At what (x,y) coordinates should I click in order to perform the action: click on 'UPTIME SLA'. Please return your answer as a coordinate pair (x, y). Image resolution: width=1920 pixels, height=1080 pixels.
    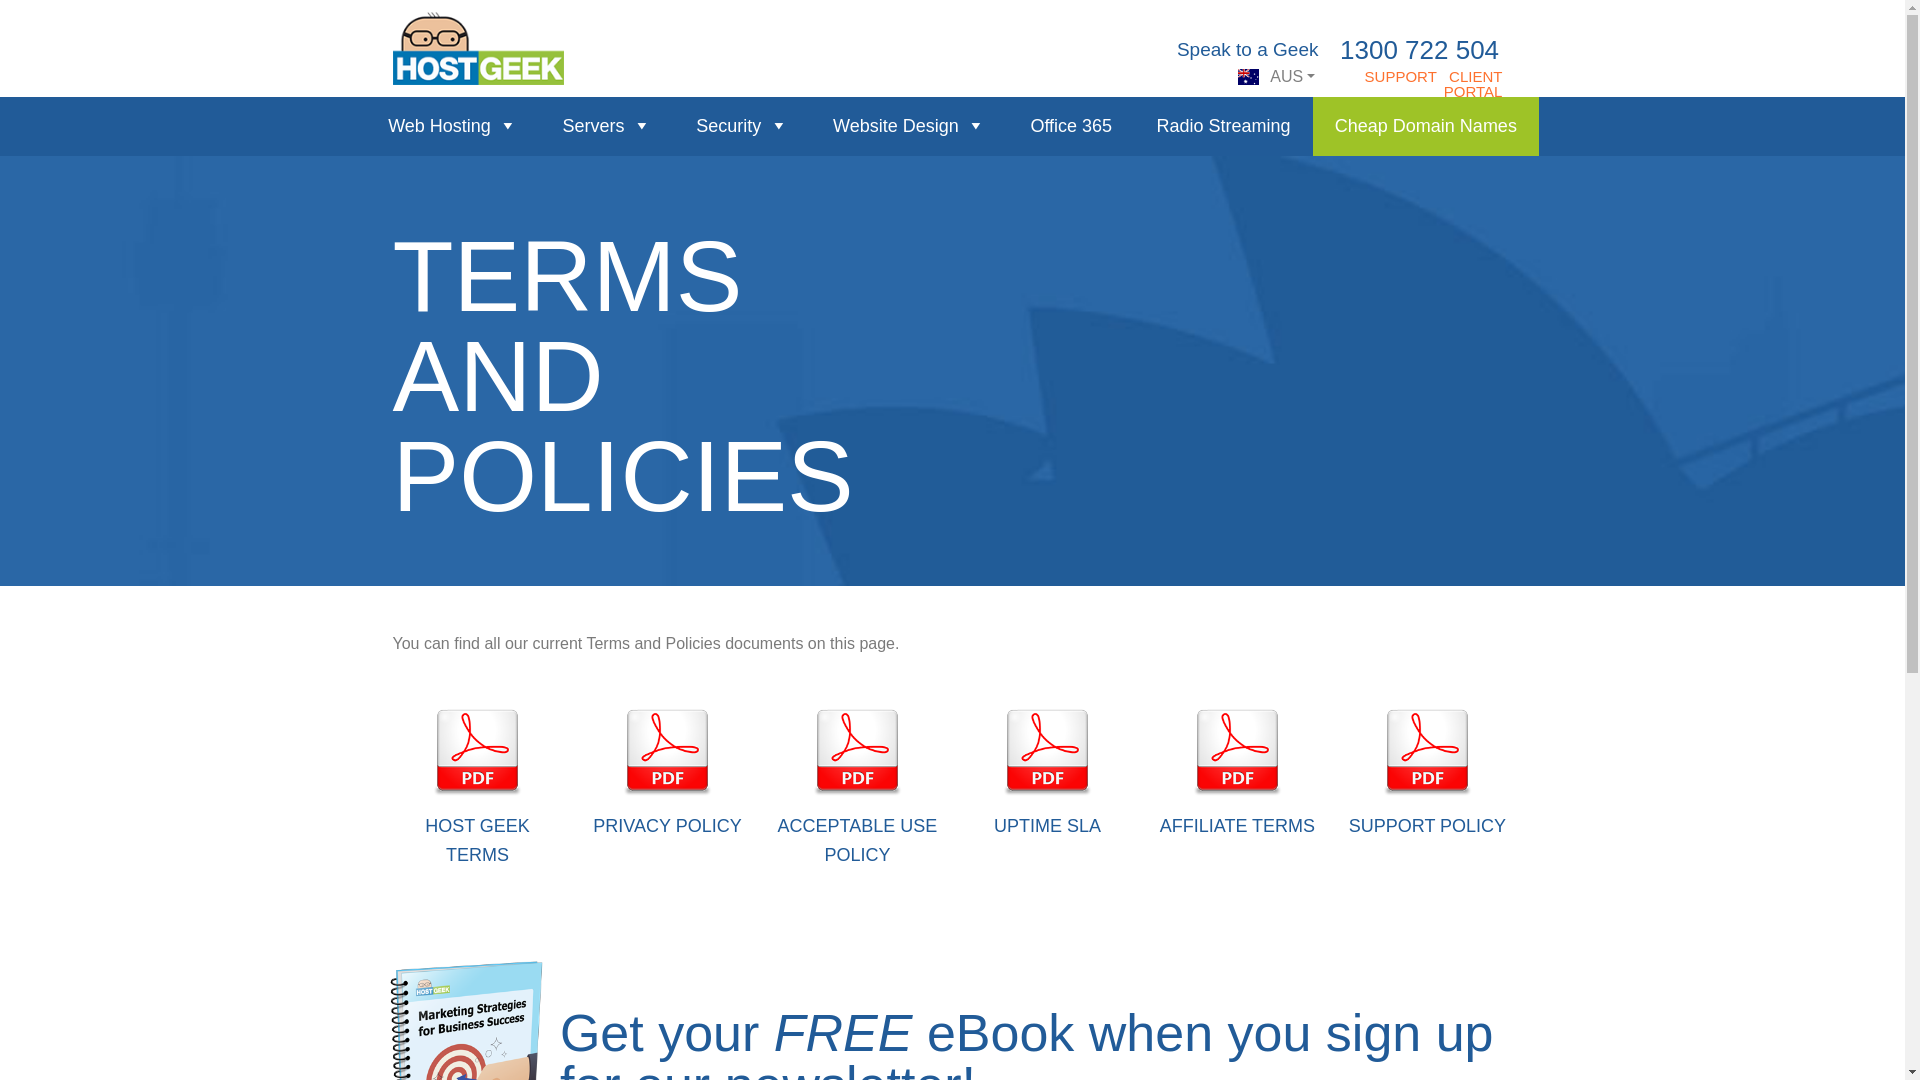
    Looking at the image, I should click on (1046, 825).